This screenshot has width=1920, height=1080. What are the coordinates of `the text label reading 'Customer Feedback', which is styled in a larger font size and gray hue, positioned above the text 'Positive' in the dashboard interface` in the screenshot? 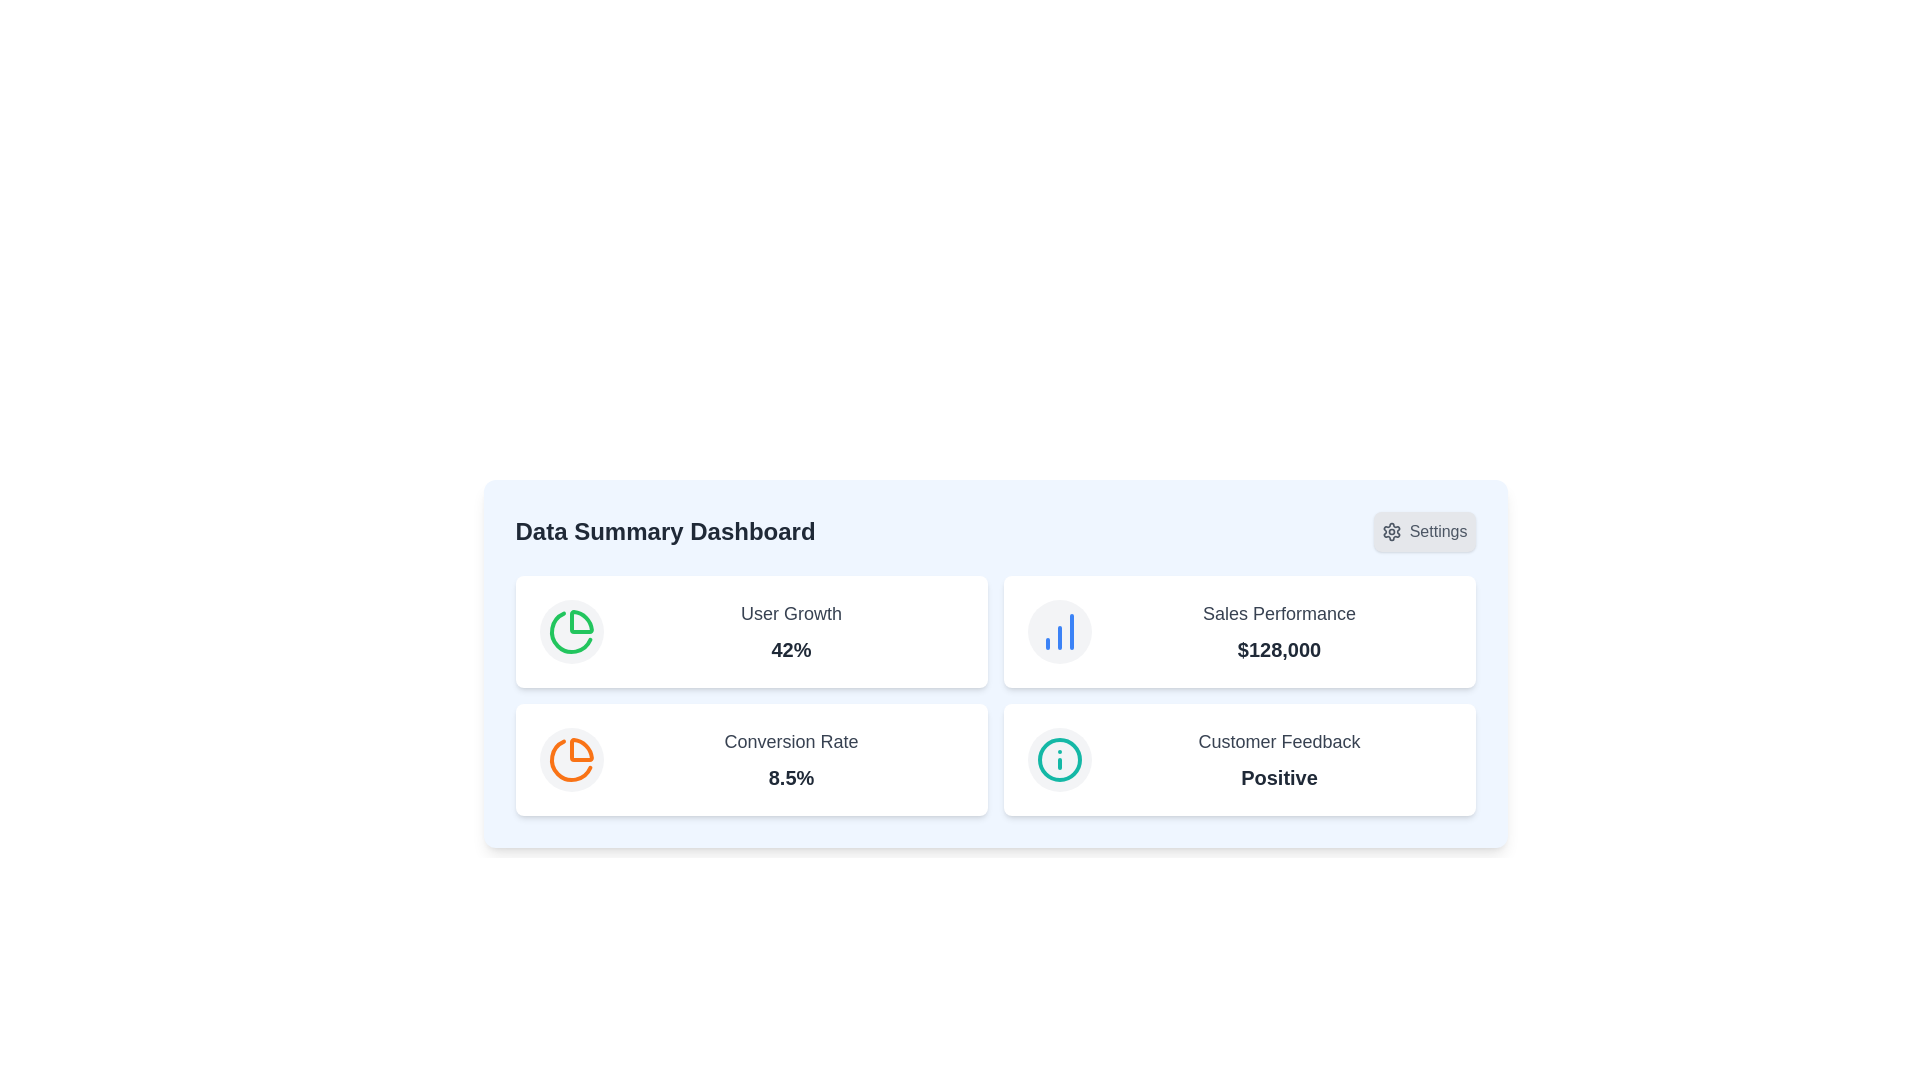 It's located at (1278, 741).